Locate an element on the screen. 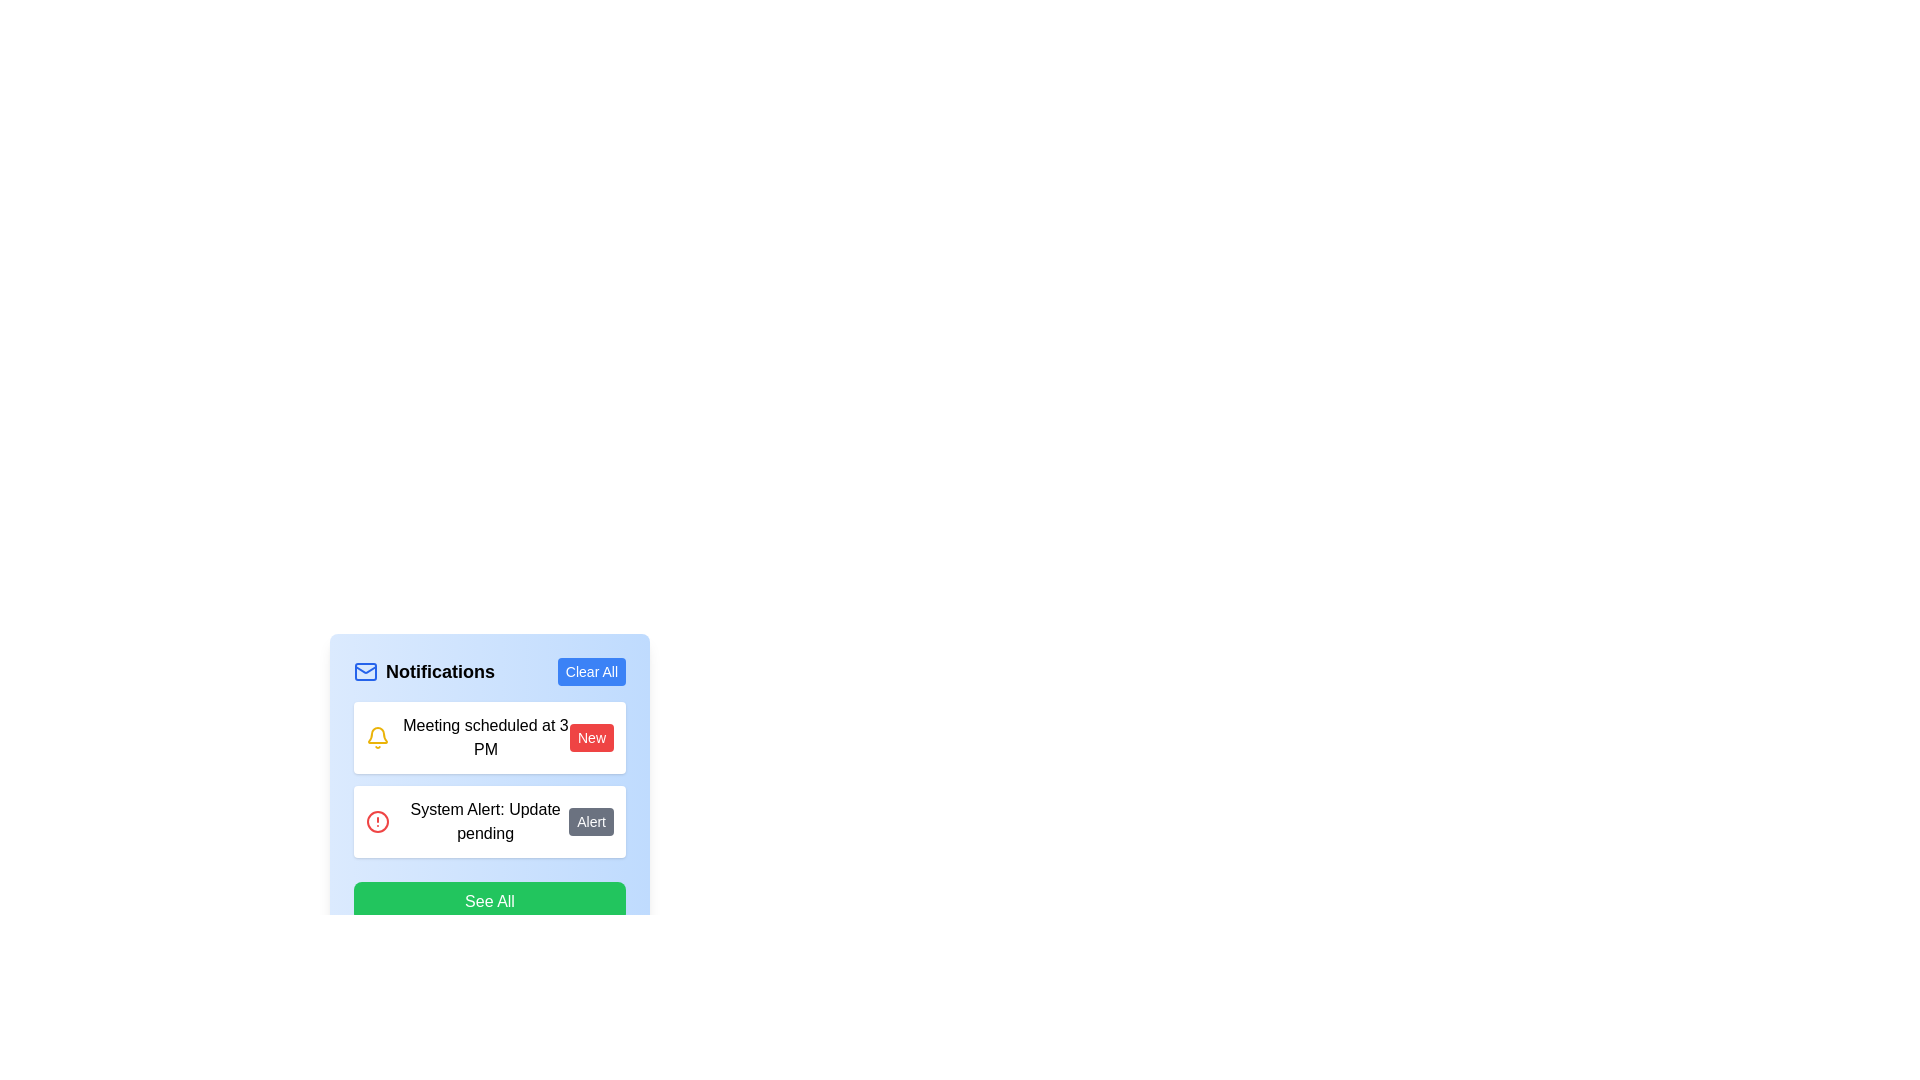  the graphical icon element that represents the flap of an envelope, commonly used to symbolize emails or messages is located at coordinates (365, 668).